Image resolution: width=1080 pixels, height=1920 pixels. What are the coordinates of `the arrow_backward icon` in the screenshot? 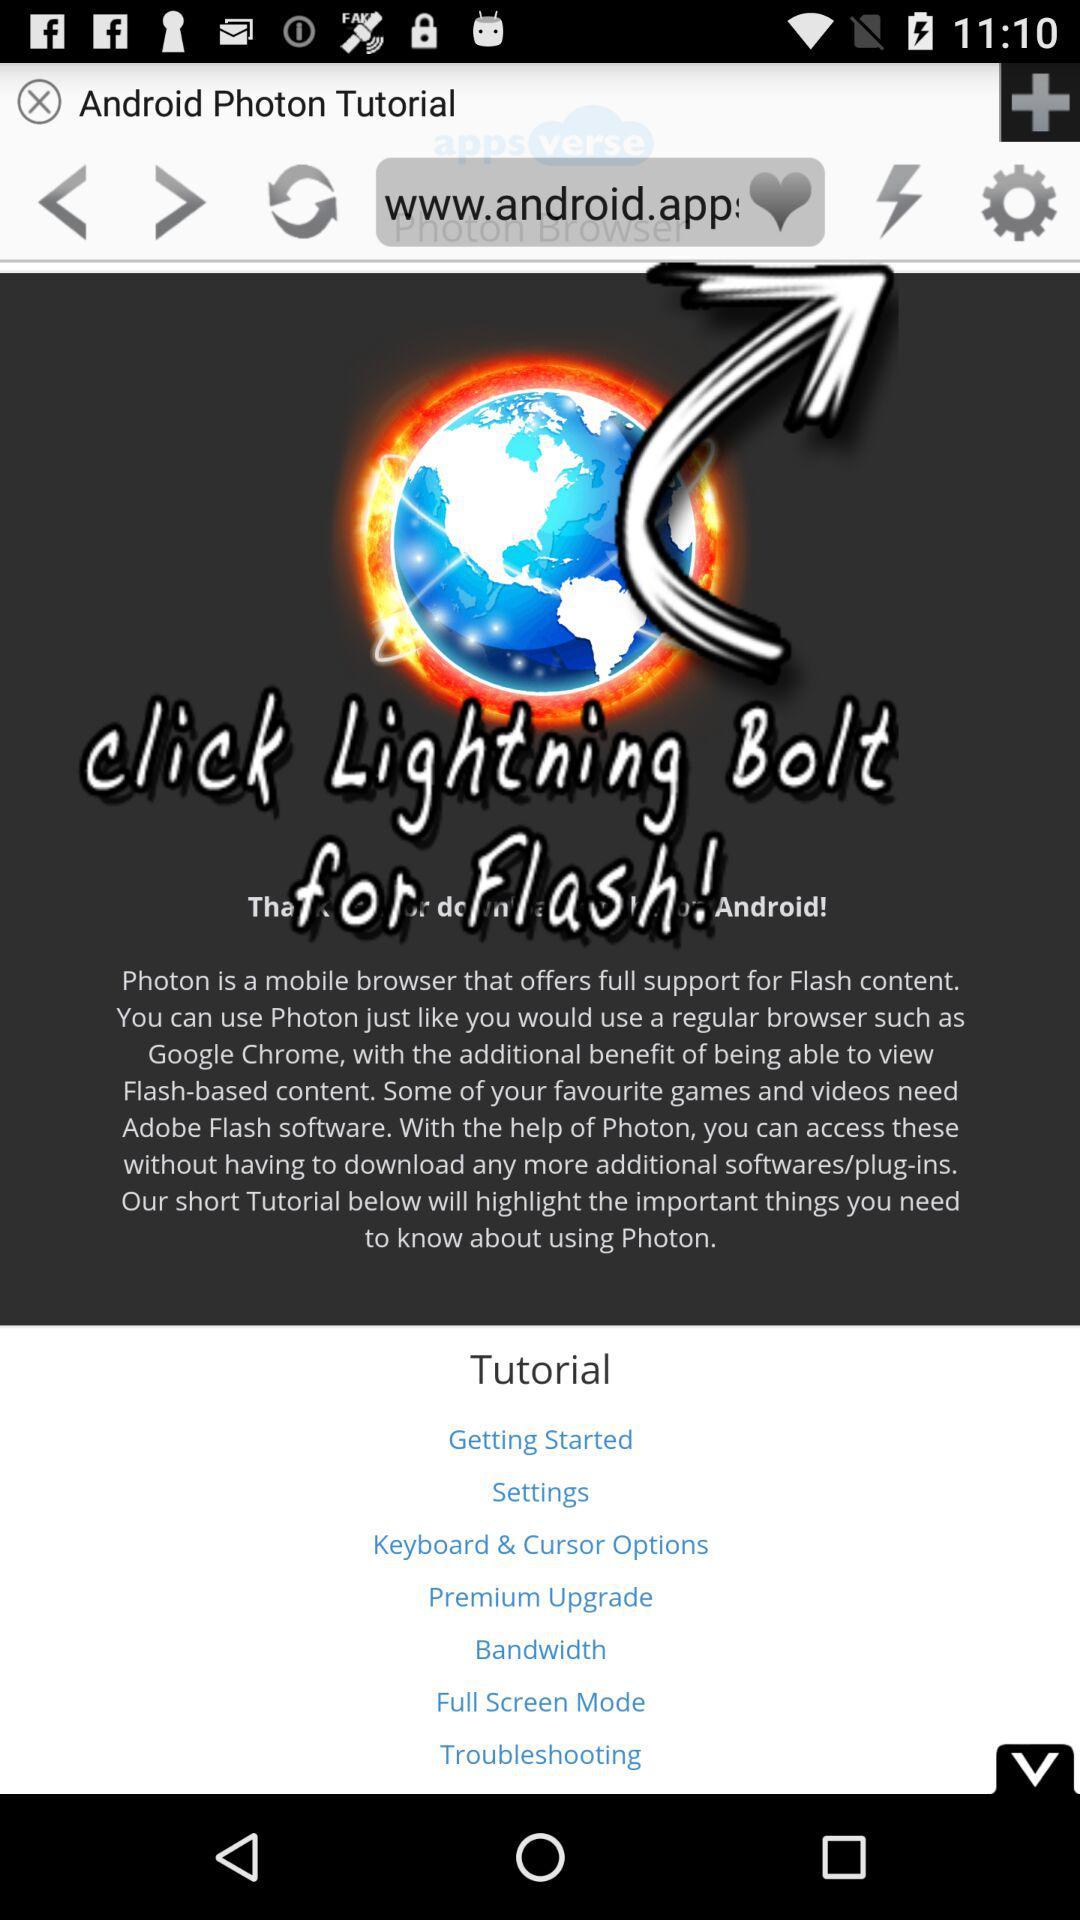 It's located at (59, 216).